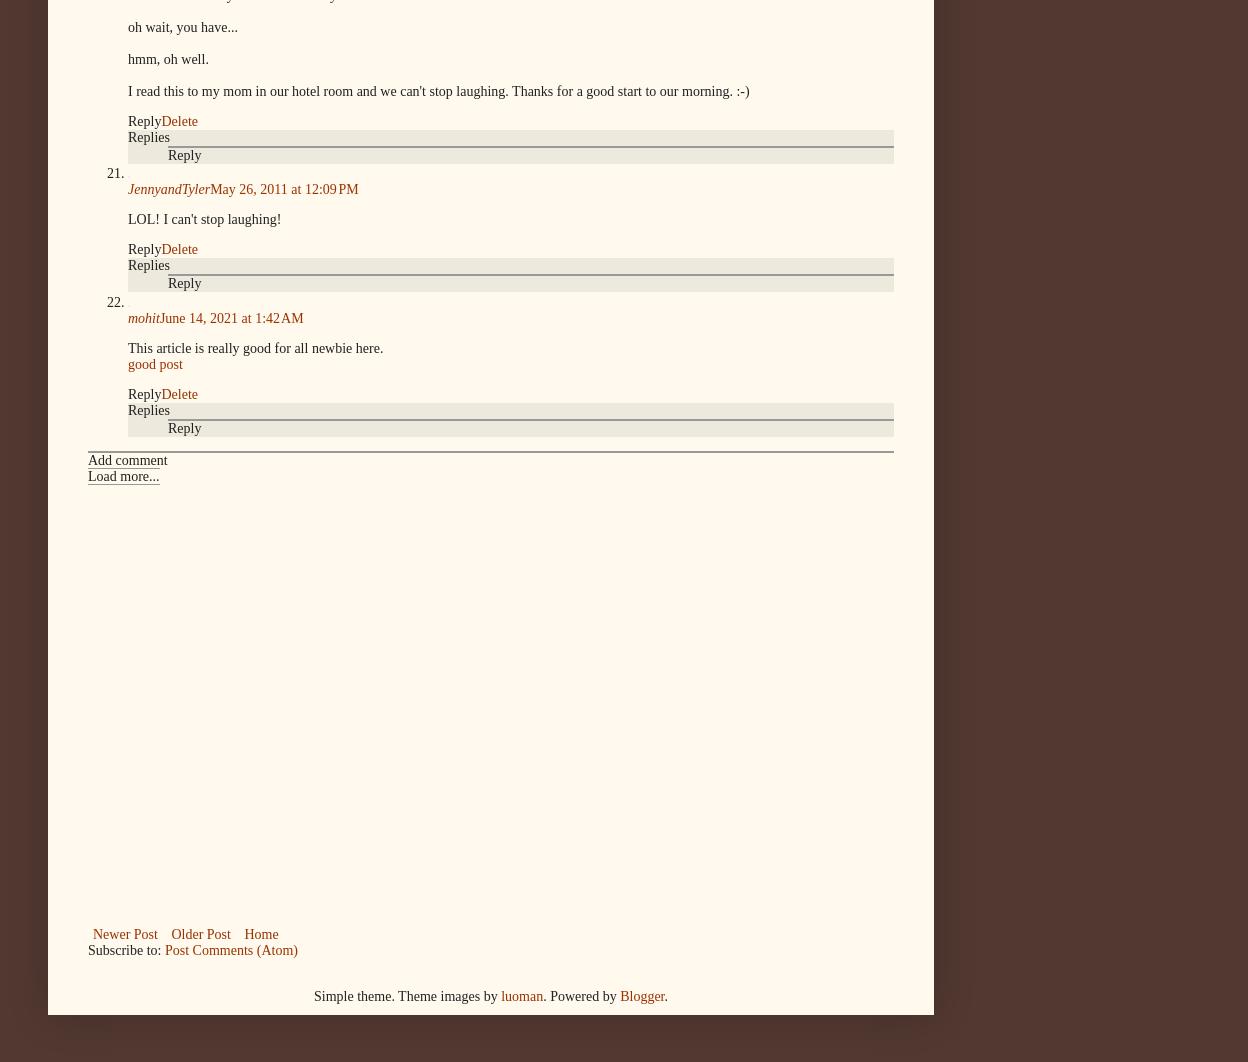 The width and height of the screenshot is (1248, 1062). I want to click on 'May 26, 2011 at 12:09 PM', so click(283, 189).